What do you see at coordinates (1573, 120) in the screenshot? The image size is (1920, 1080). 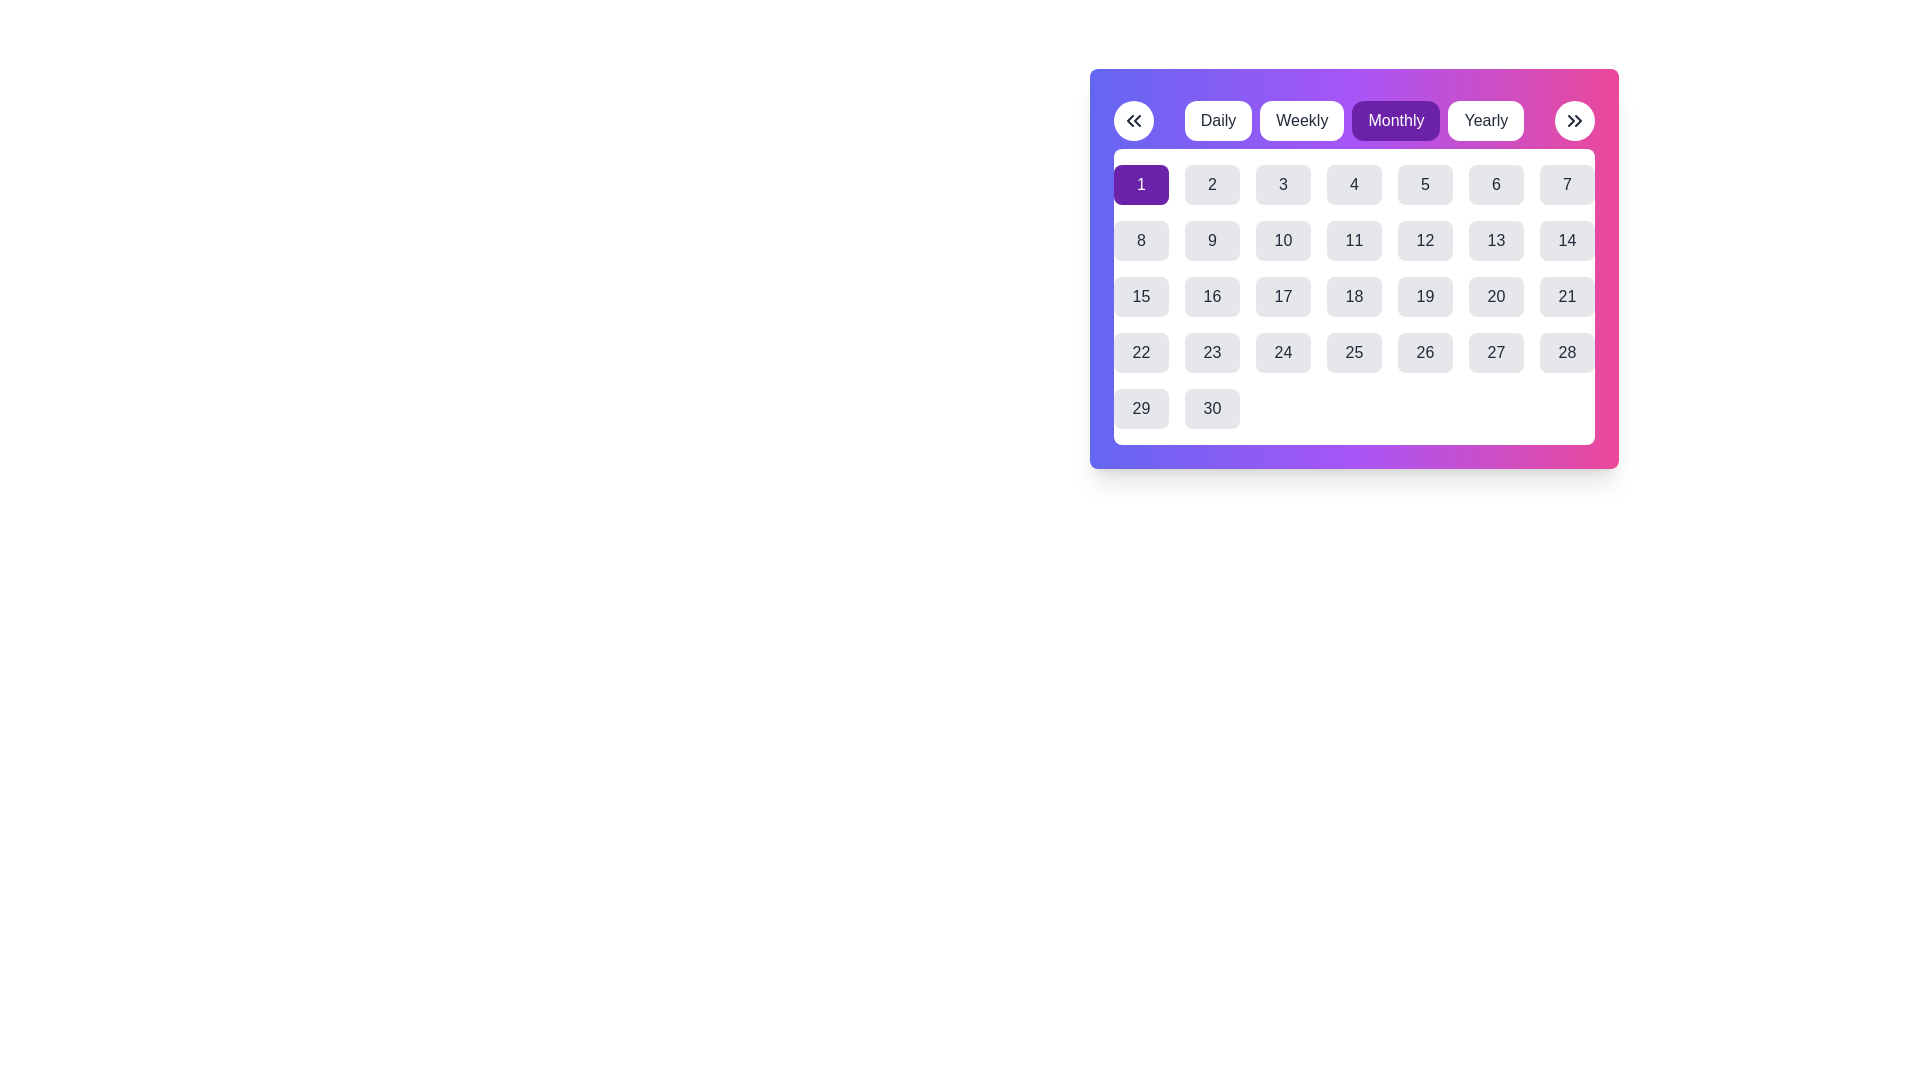 I see `the double-chevron icon located within the circular button at the top-right corner of the calendar widget` at bounding box center [1573, 120].